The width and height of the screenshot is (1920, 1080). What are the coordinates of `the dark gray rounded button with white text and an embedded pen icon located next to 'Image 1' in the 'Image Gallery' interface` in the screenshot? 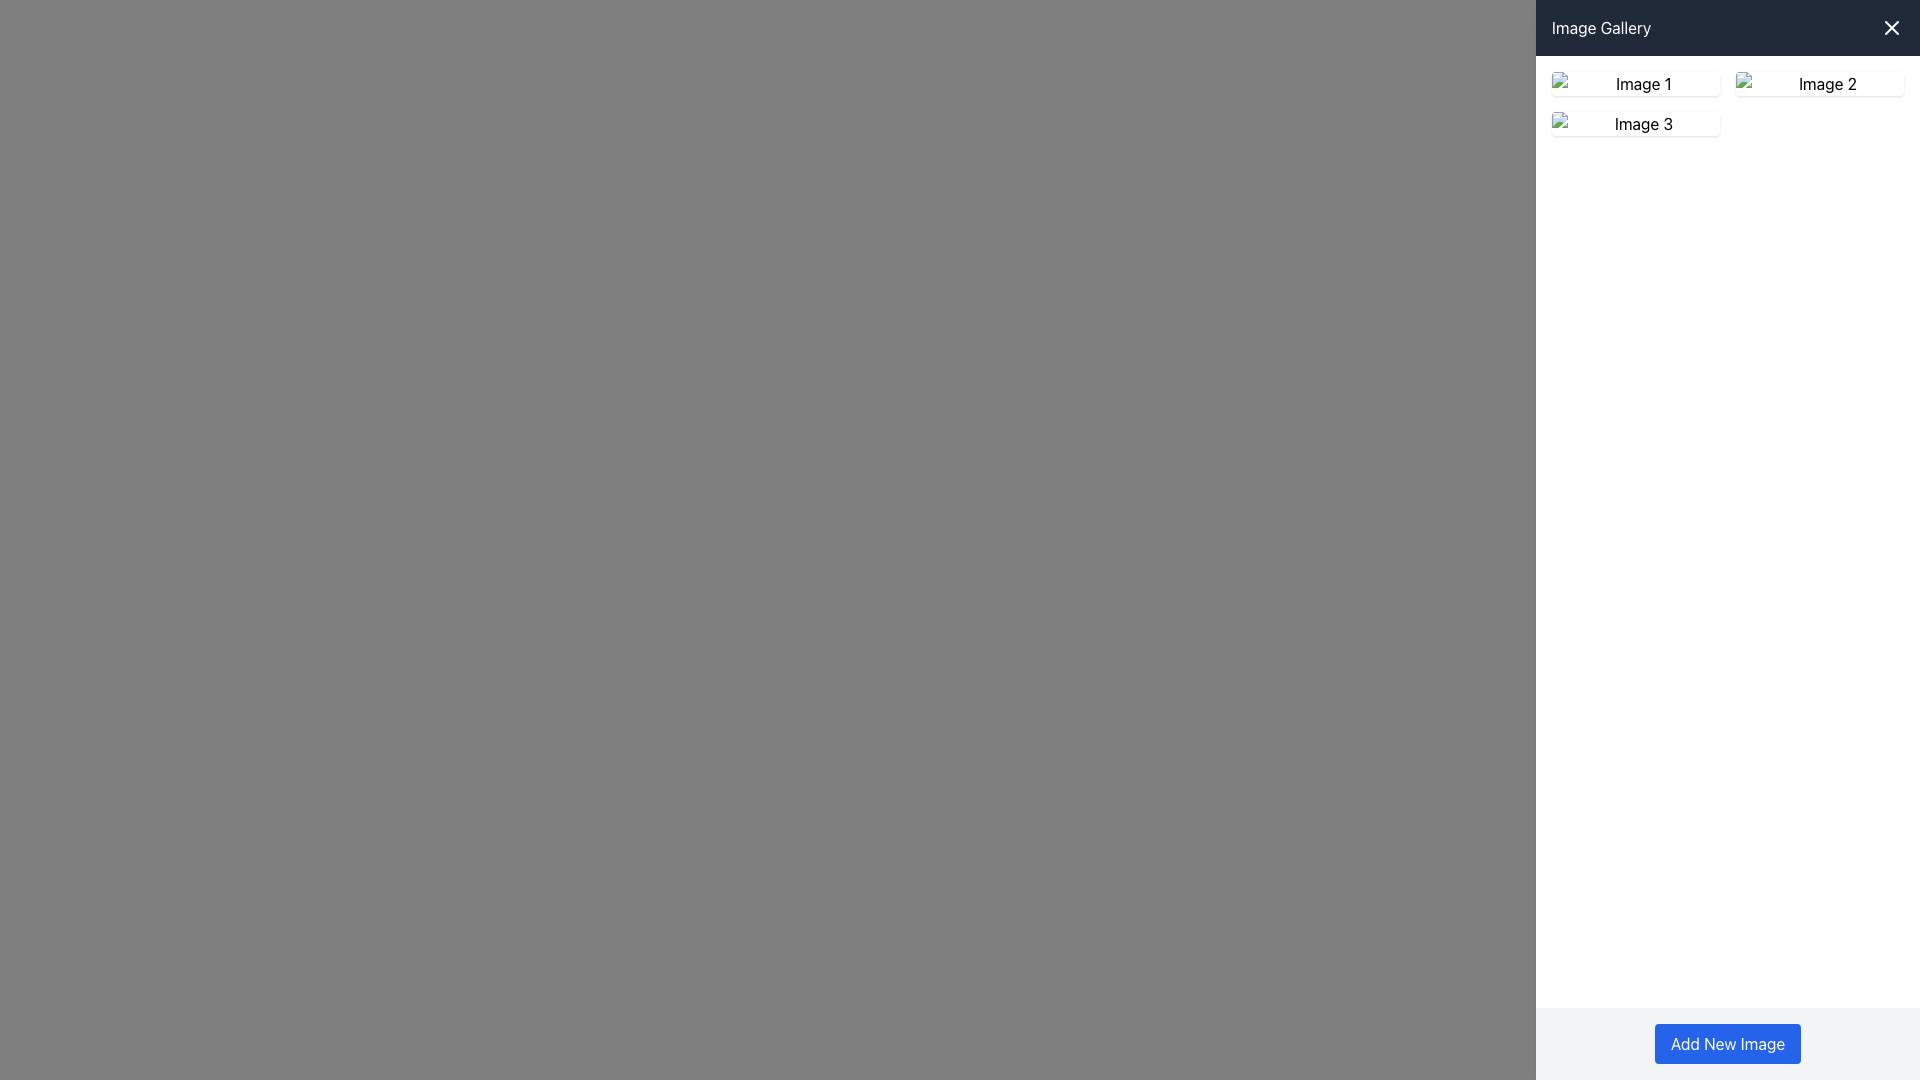 It's located at (1636, 83).